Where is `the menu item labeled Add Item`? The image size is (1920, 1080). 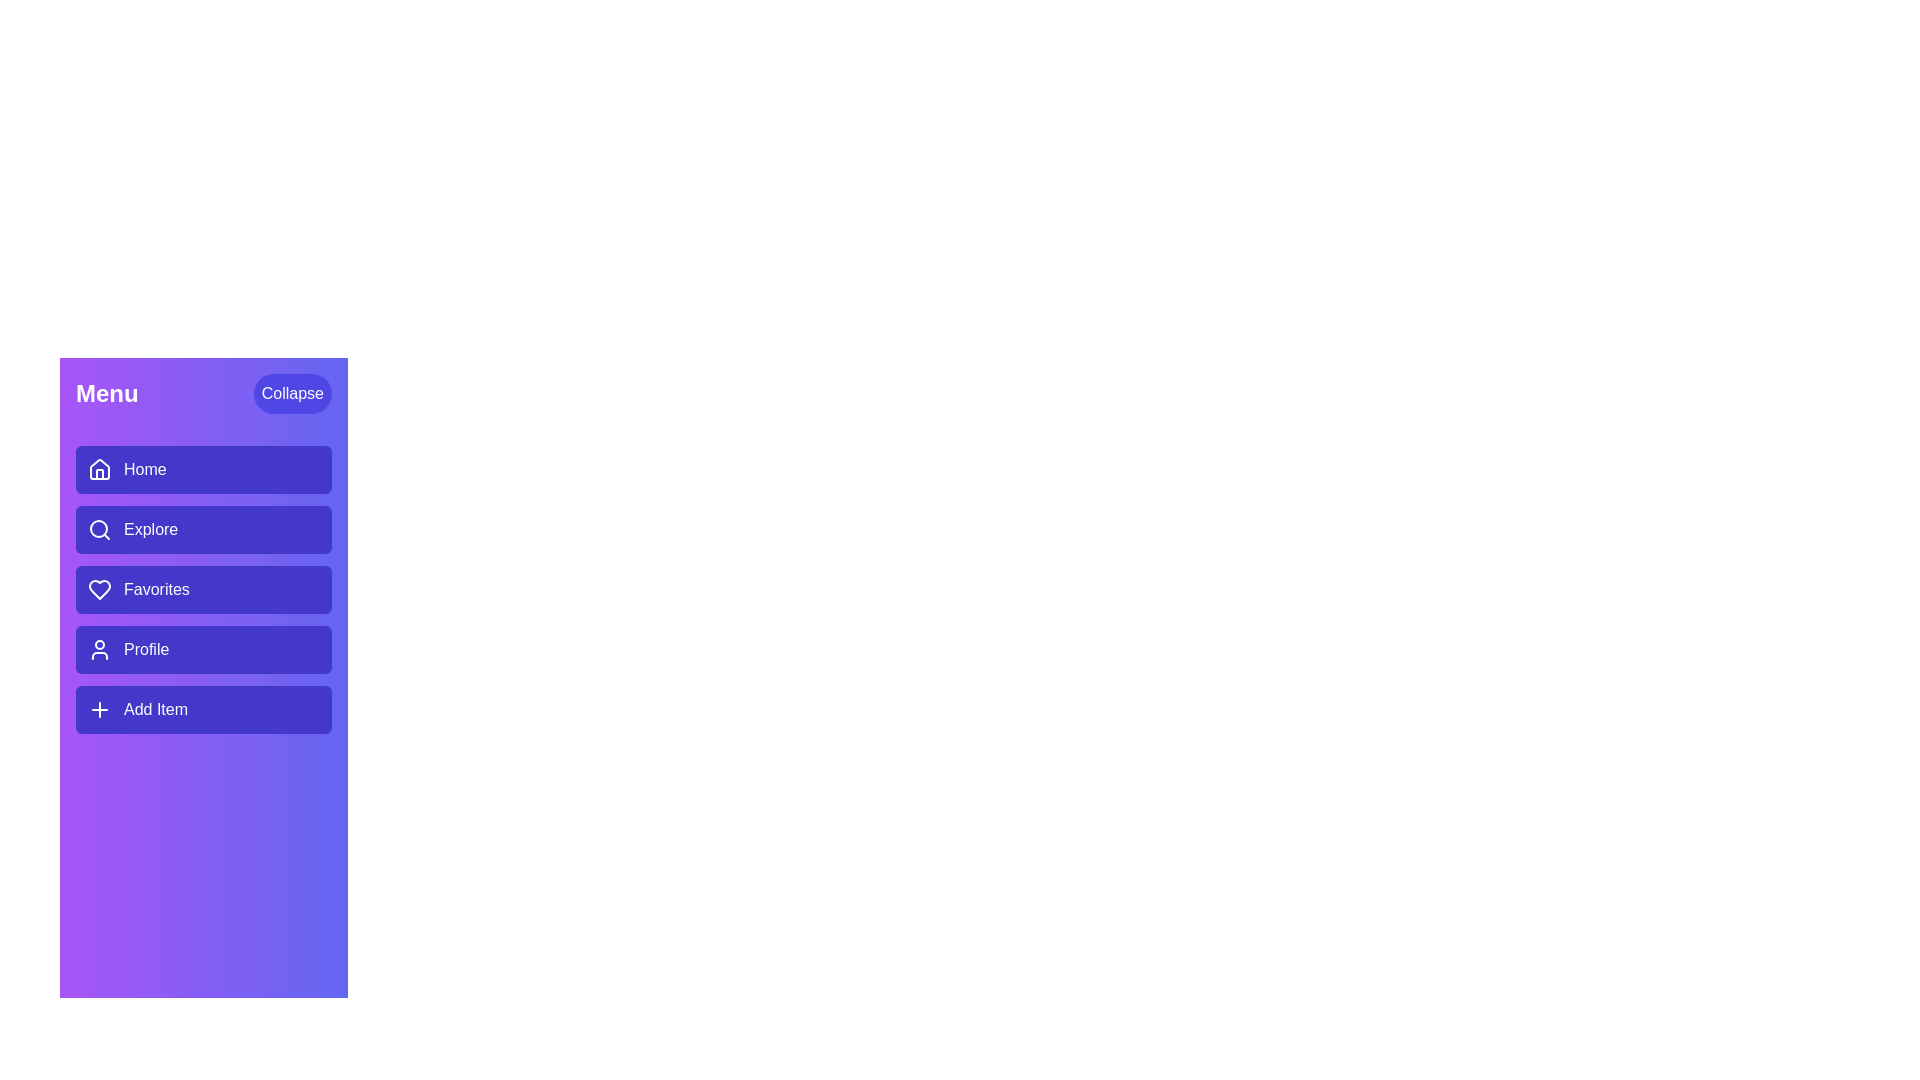 the menu item labeled Add Item is located at coordinates (203, 708).